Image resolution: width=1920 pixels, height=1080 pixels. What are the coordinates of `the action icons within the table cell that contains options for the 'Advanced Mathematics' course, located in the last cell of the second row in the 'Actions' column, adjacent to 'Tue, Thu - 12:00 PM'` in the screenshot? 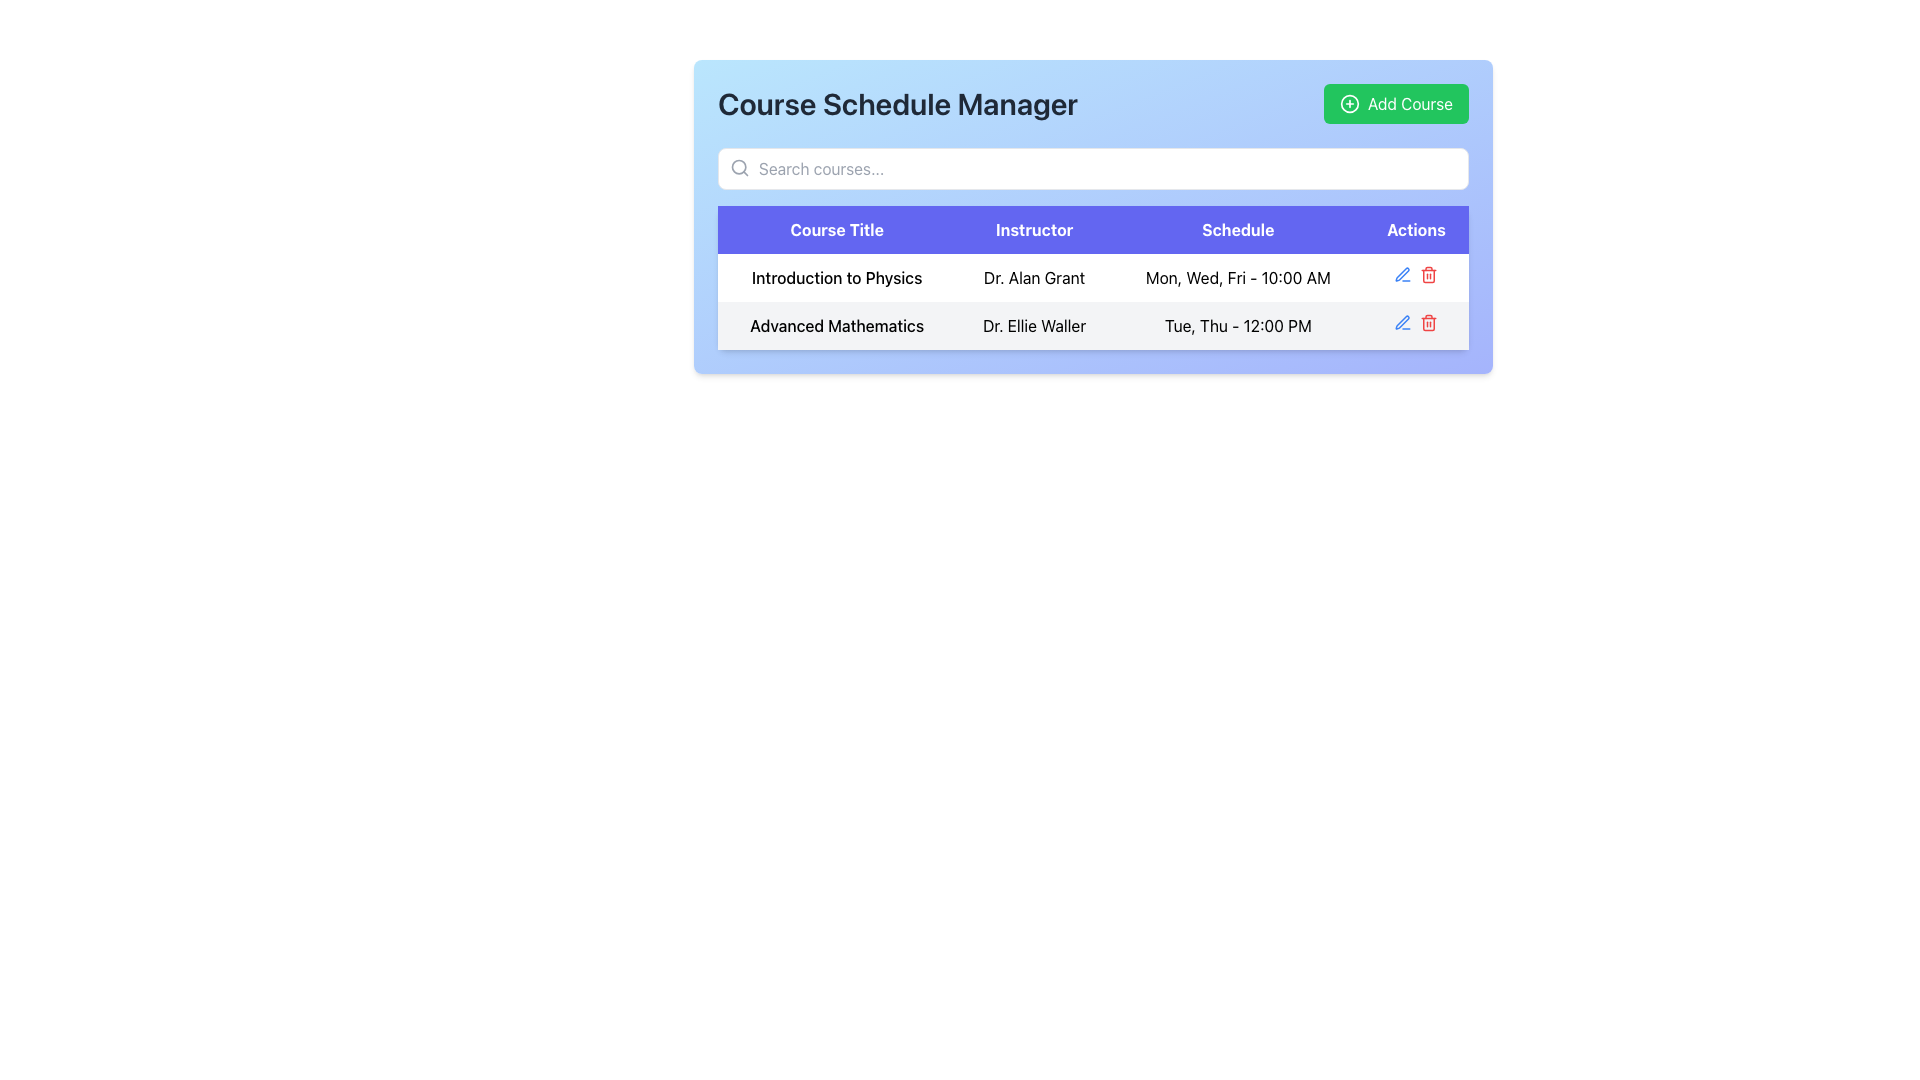 It's located at (1415, 325).